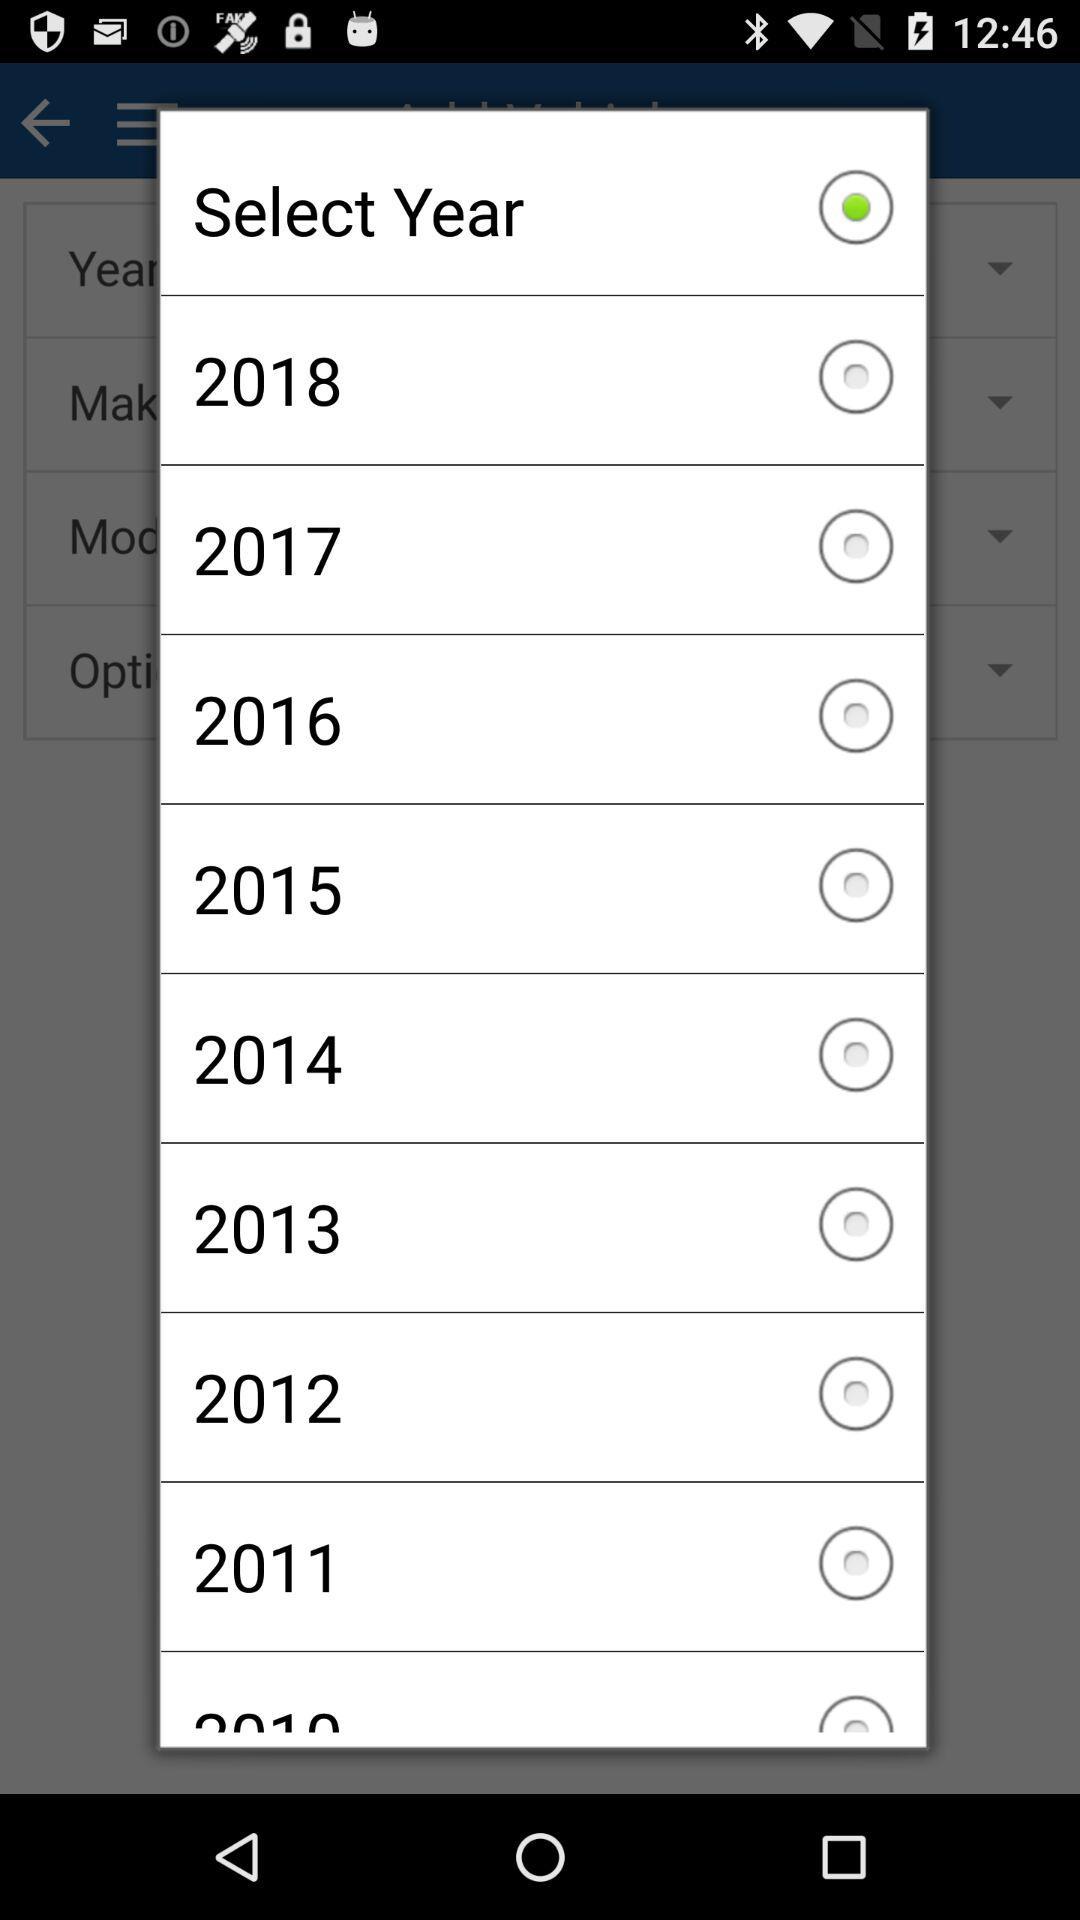 Image resolution: width=1080 pixels, height=1920 pixels. Describe the element at coordinates (542, 1396) in the screenshot. I see `the 2012` at that location.